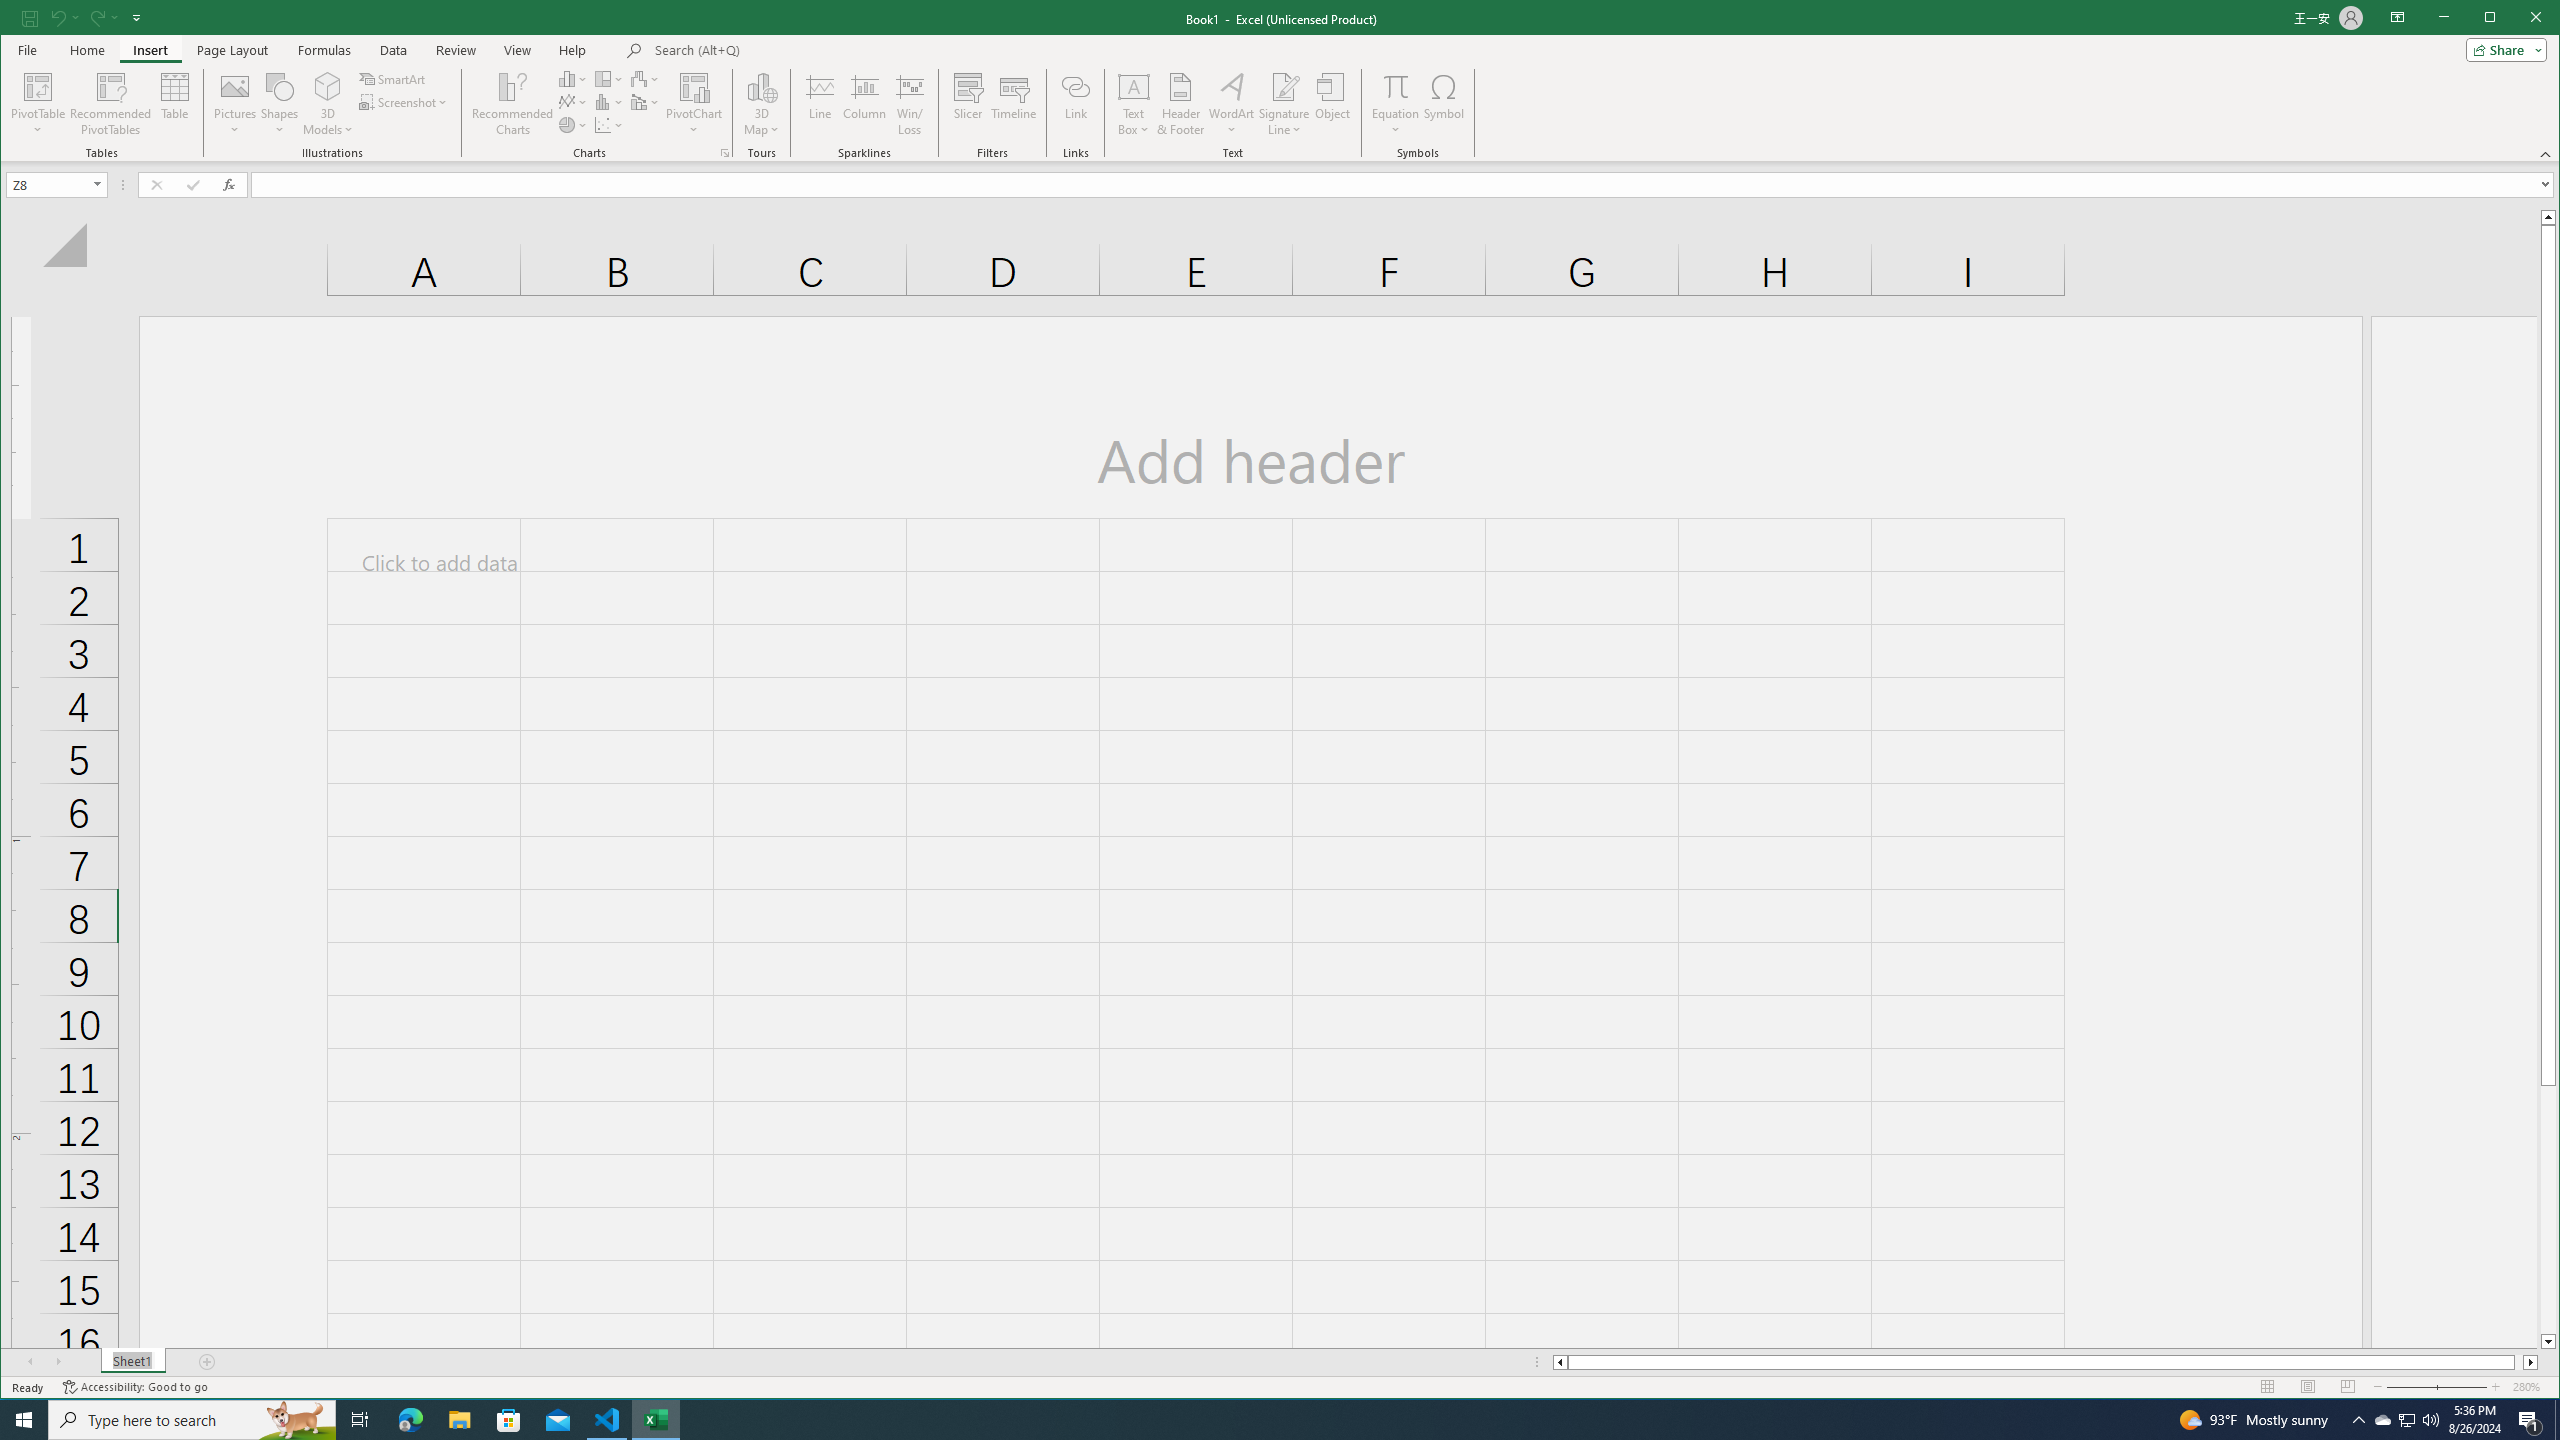 The width and height of the screenshot is (2560, 1440). What do you see at coordinates (327, 85) in the screenshot?
I see `'3D Models'` at bounding box center [327, 85].